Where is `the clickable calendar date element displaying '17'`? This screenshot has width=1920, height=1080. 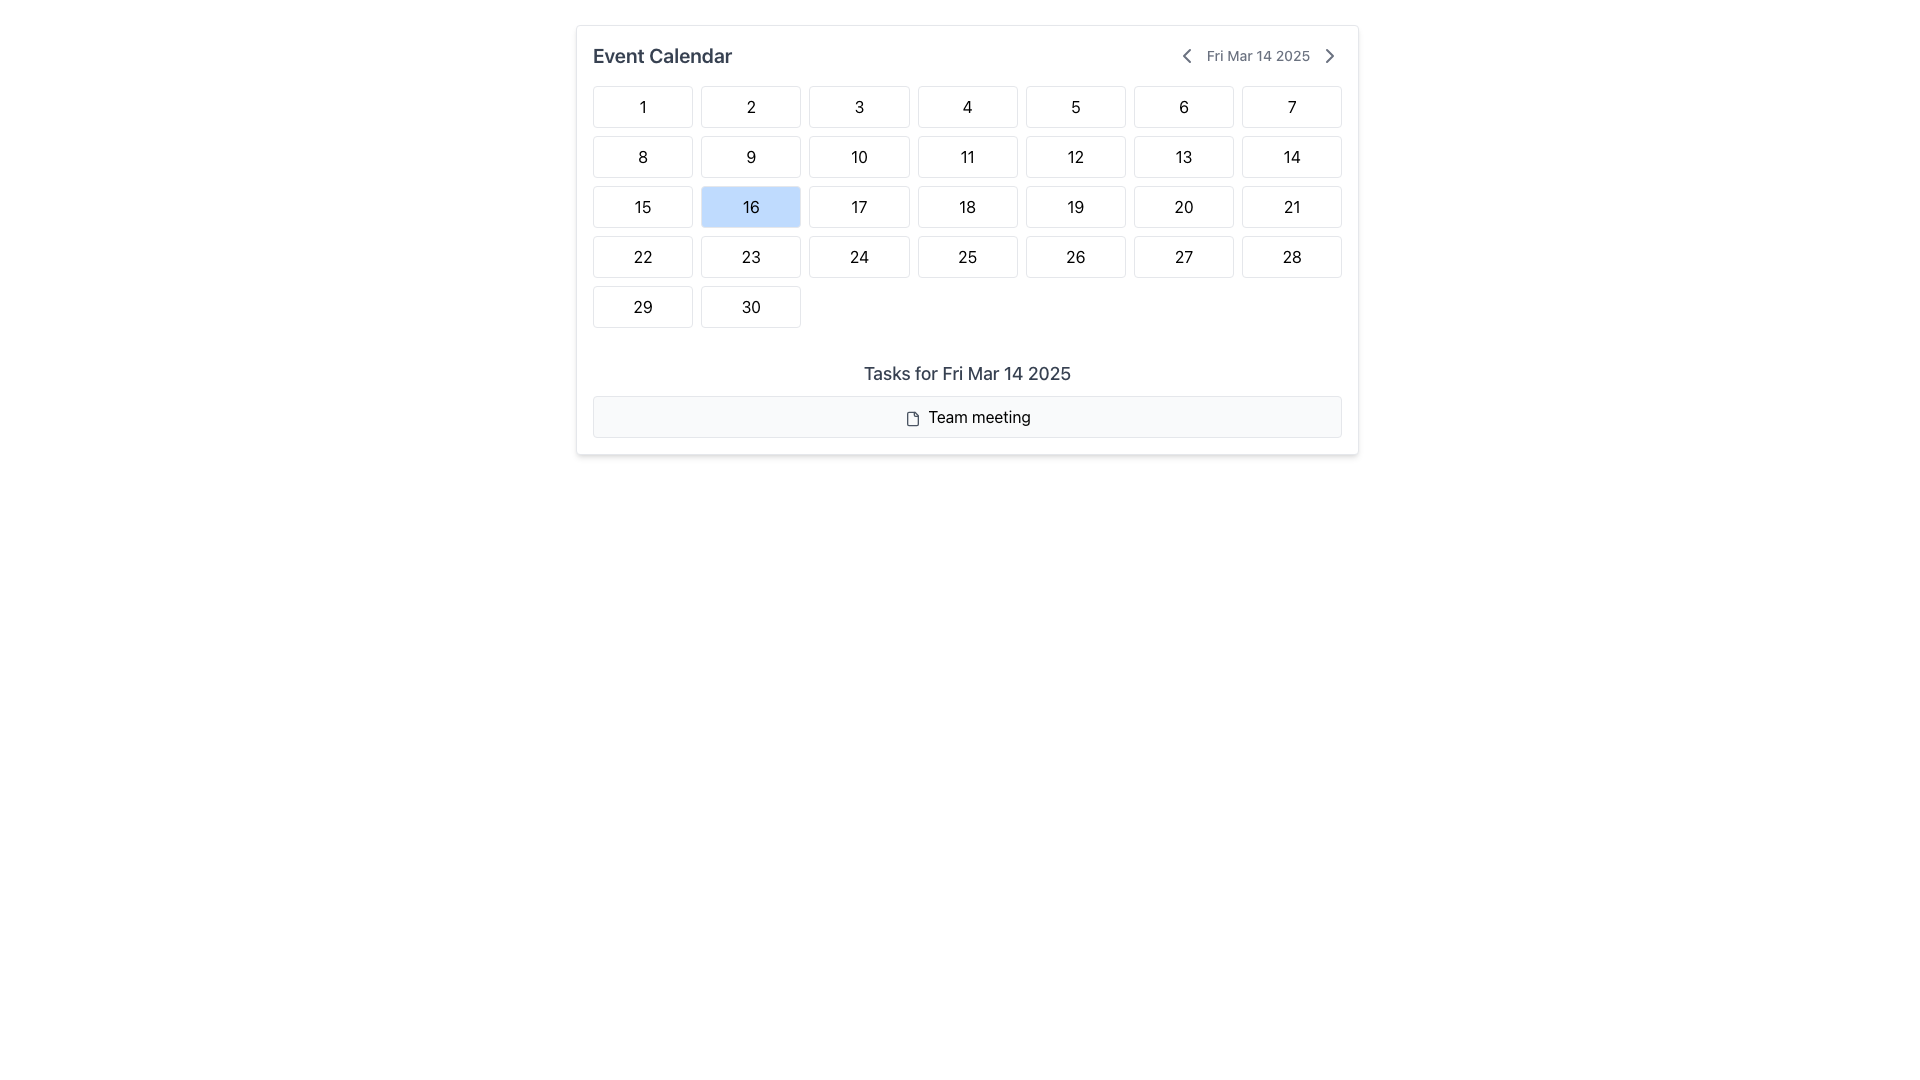
the clickable calendar date element displaying '17' is located at coordinates (859, 207).